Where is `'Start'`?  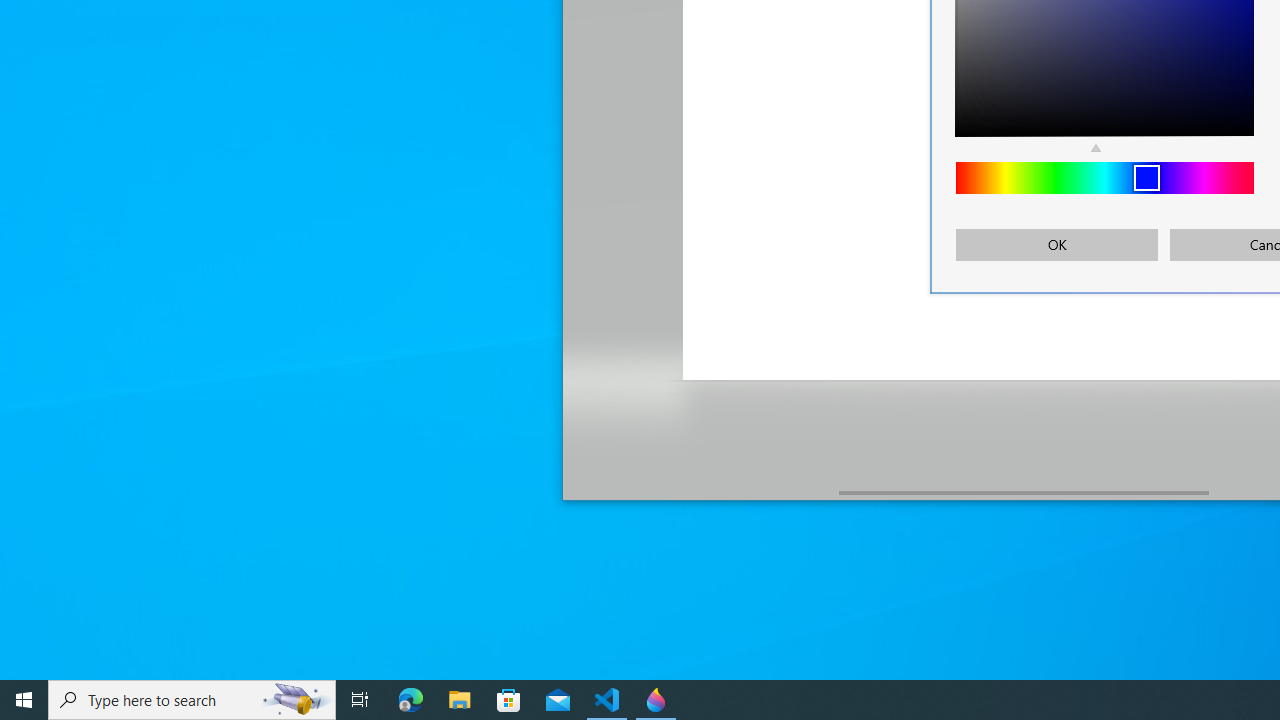 'Start' is located at coordinates (24, 698).